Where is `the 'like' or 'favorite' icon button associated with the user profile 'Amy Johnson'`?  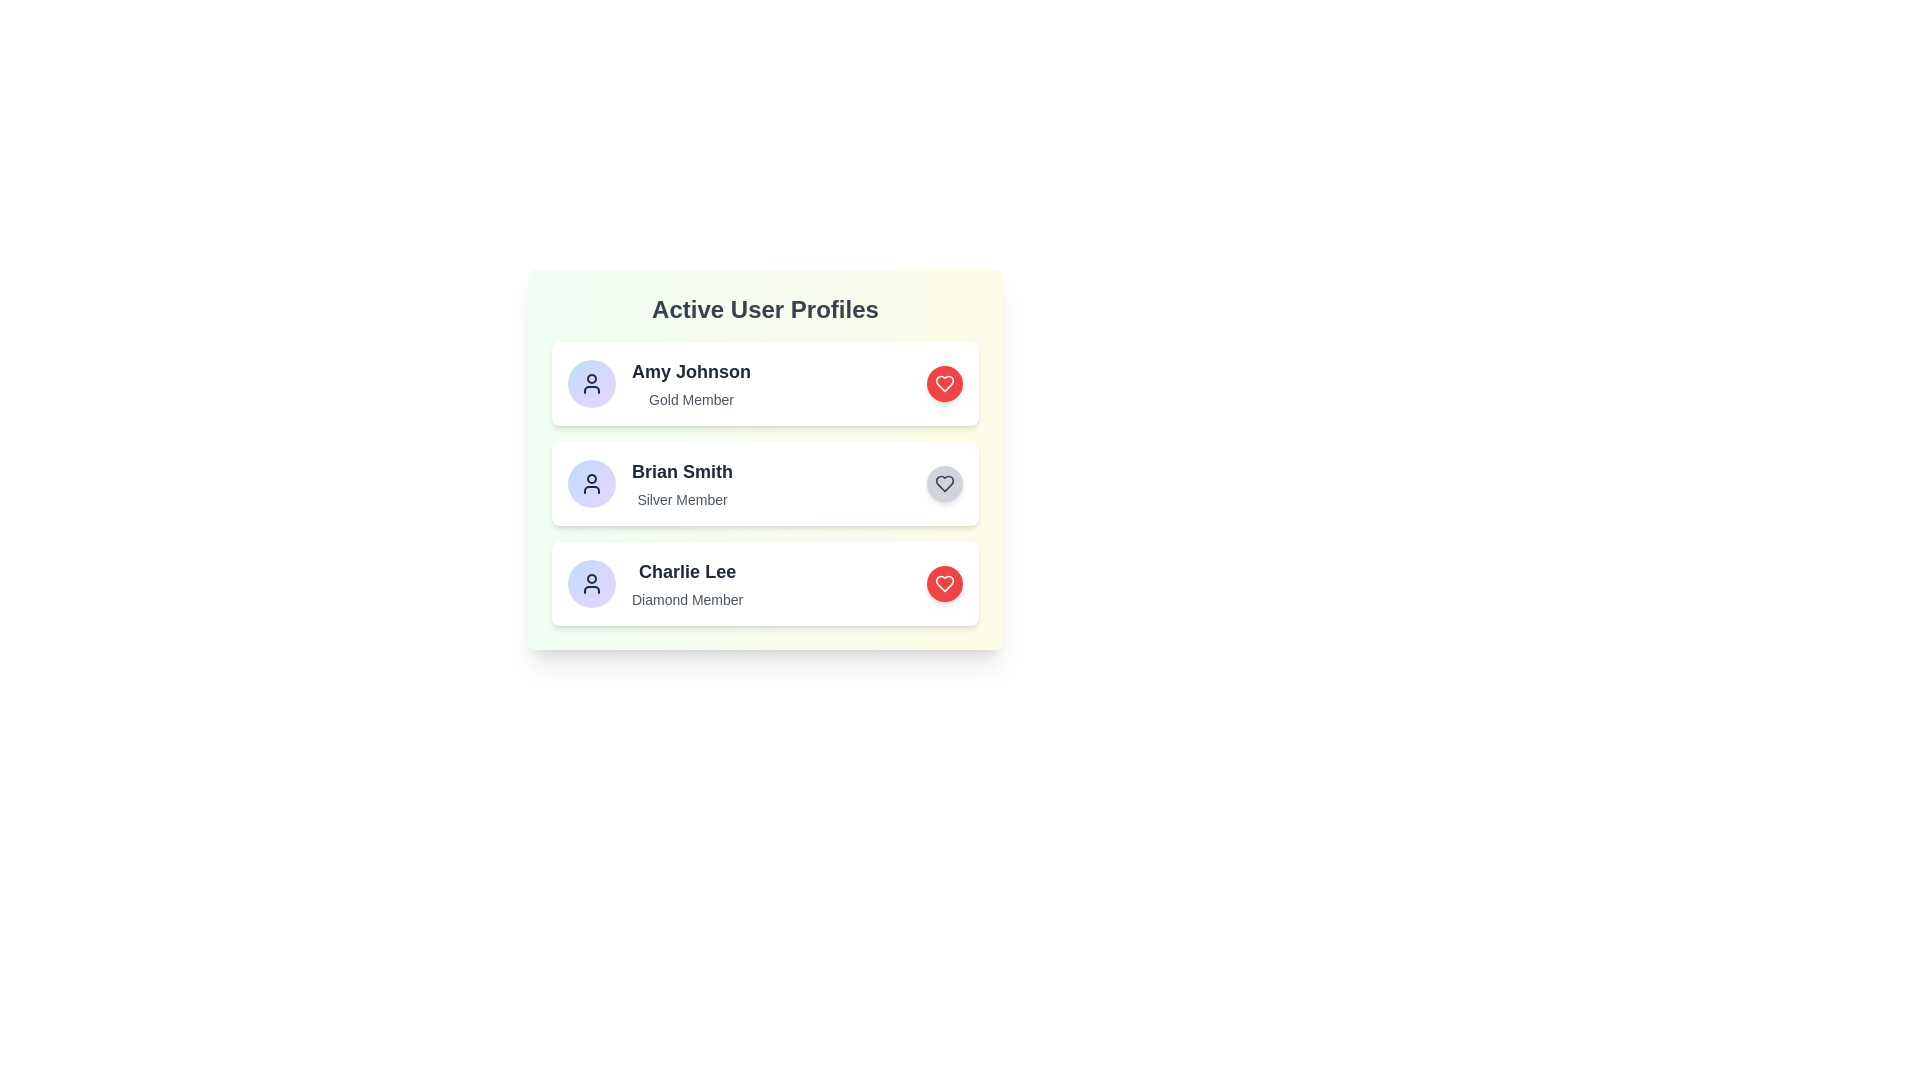 the 'like' or 'favorite' icon button associated with the user profile 'Amy Johnson' is located at coordinates (944, 384).